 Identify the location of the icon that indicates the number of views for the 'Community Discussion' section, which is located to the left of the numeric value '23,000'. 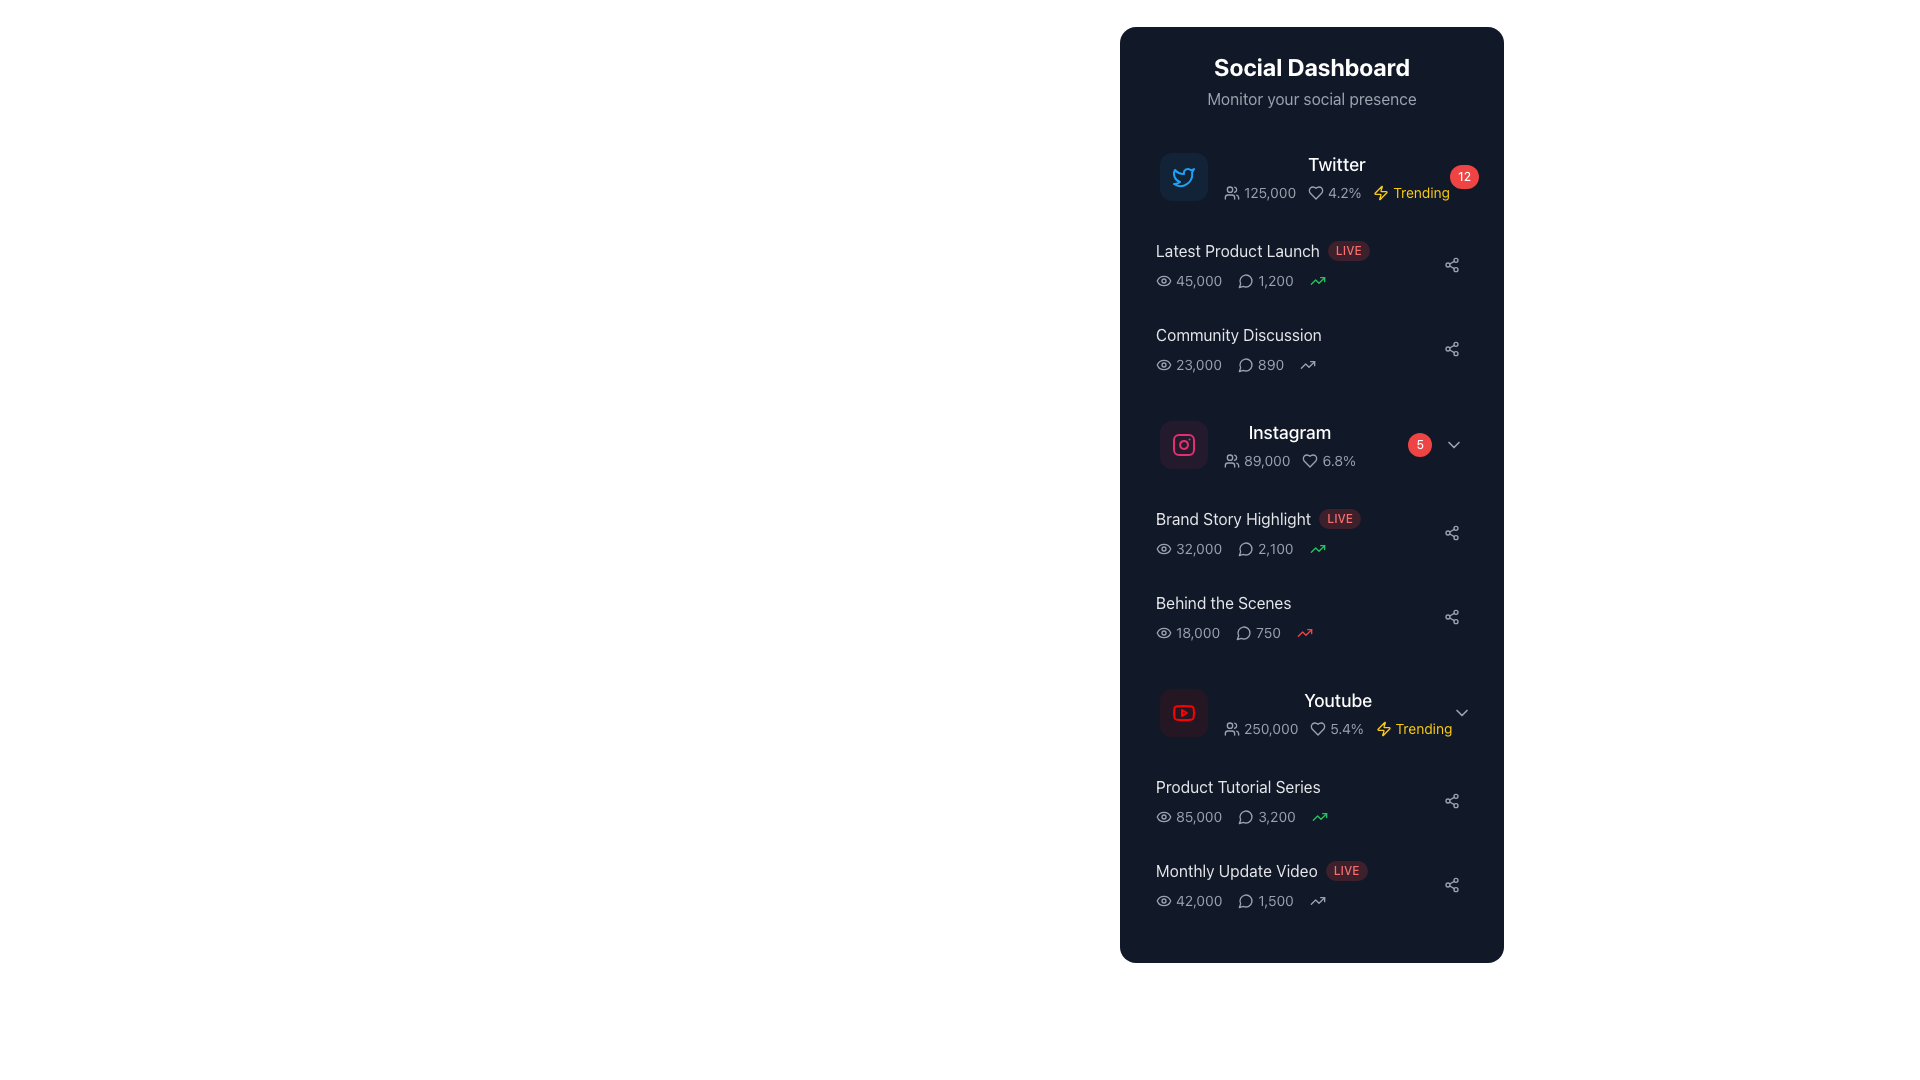
(1163, 365).